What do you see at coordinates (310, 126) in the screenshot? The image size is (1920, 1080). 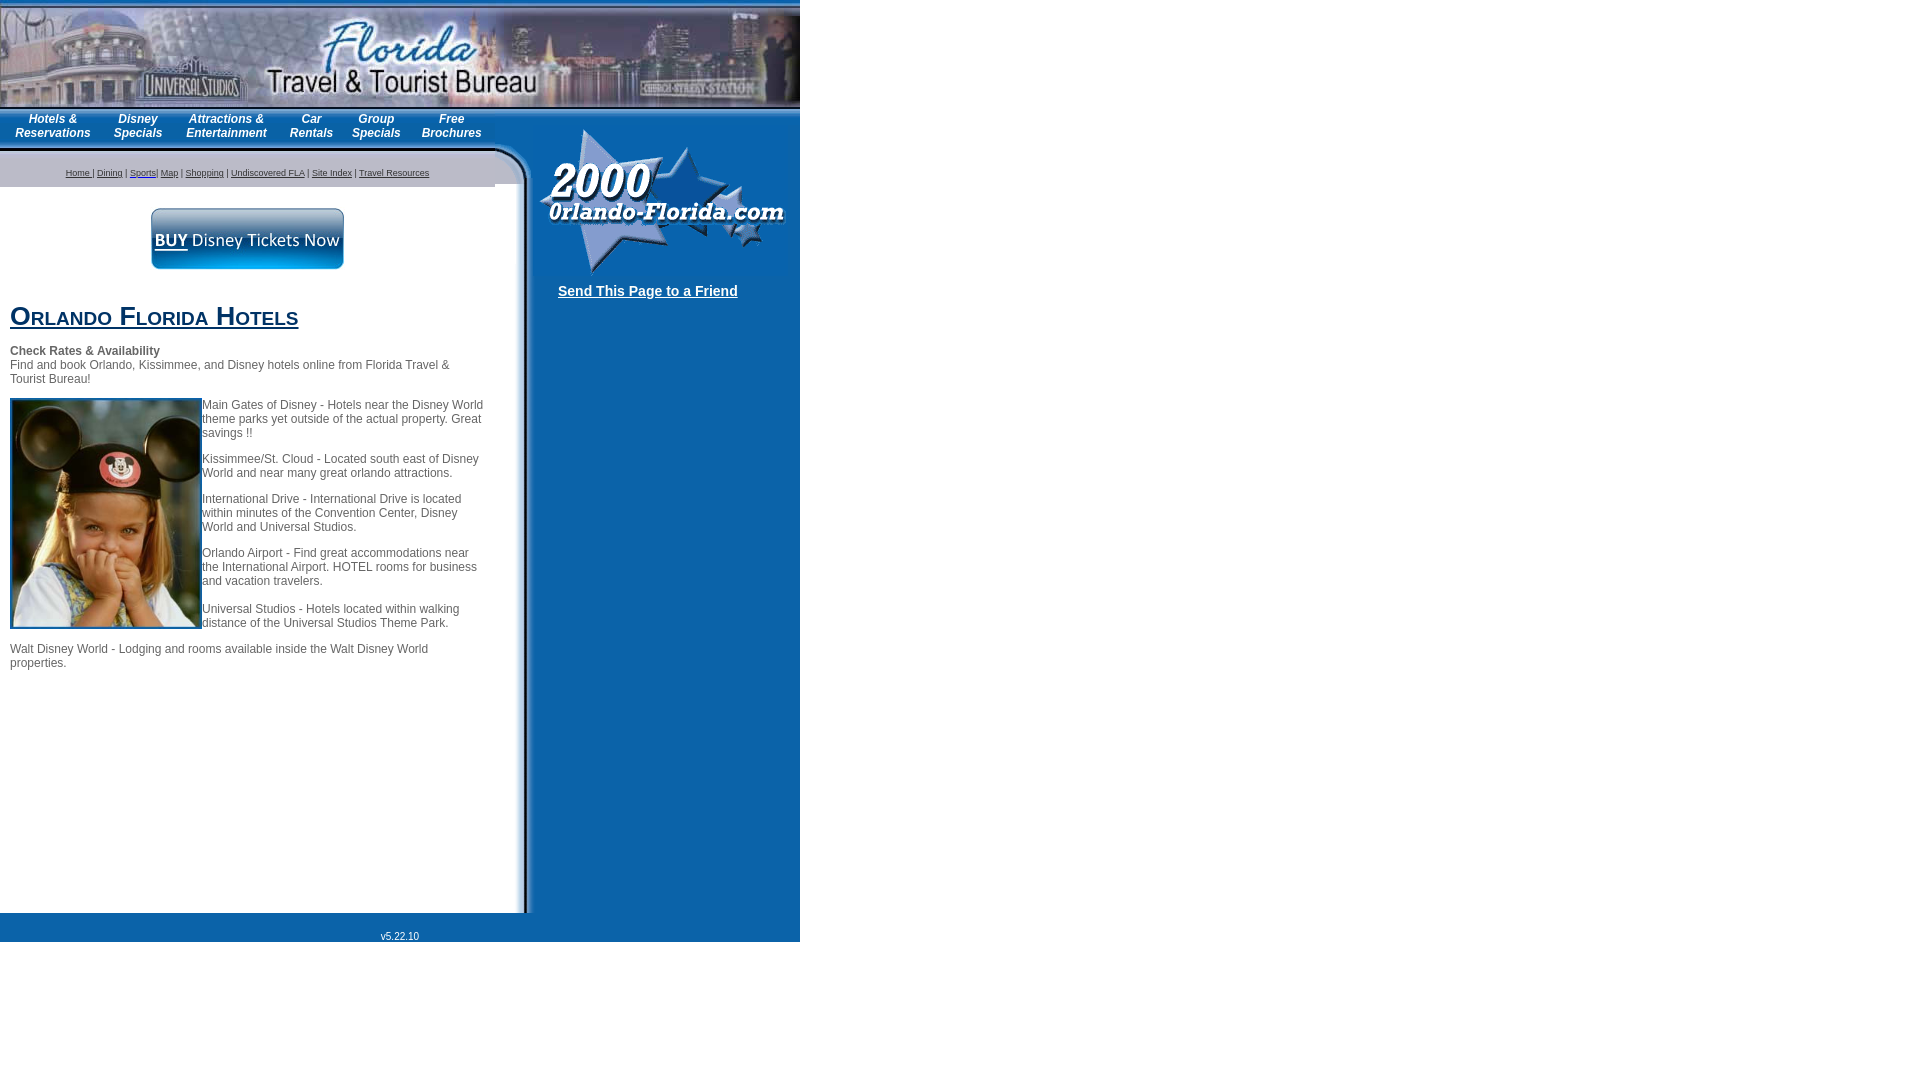 I see `'Car` at bounding box center [310, 126].